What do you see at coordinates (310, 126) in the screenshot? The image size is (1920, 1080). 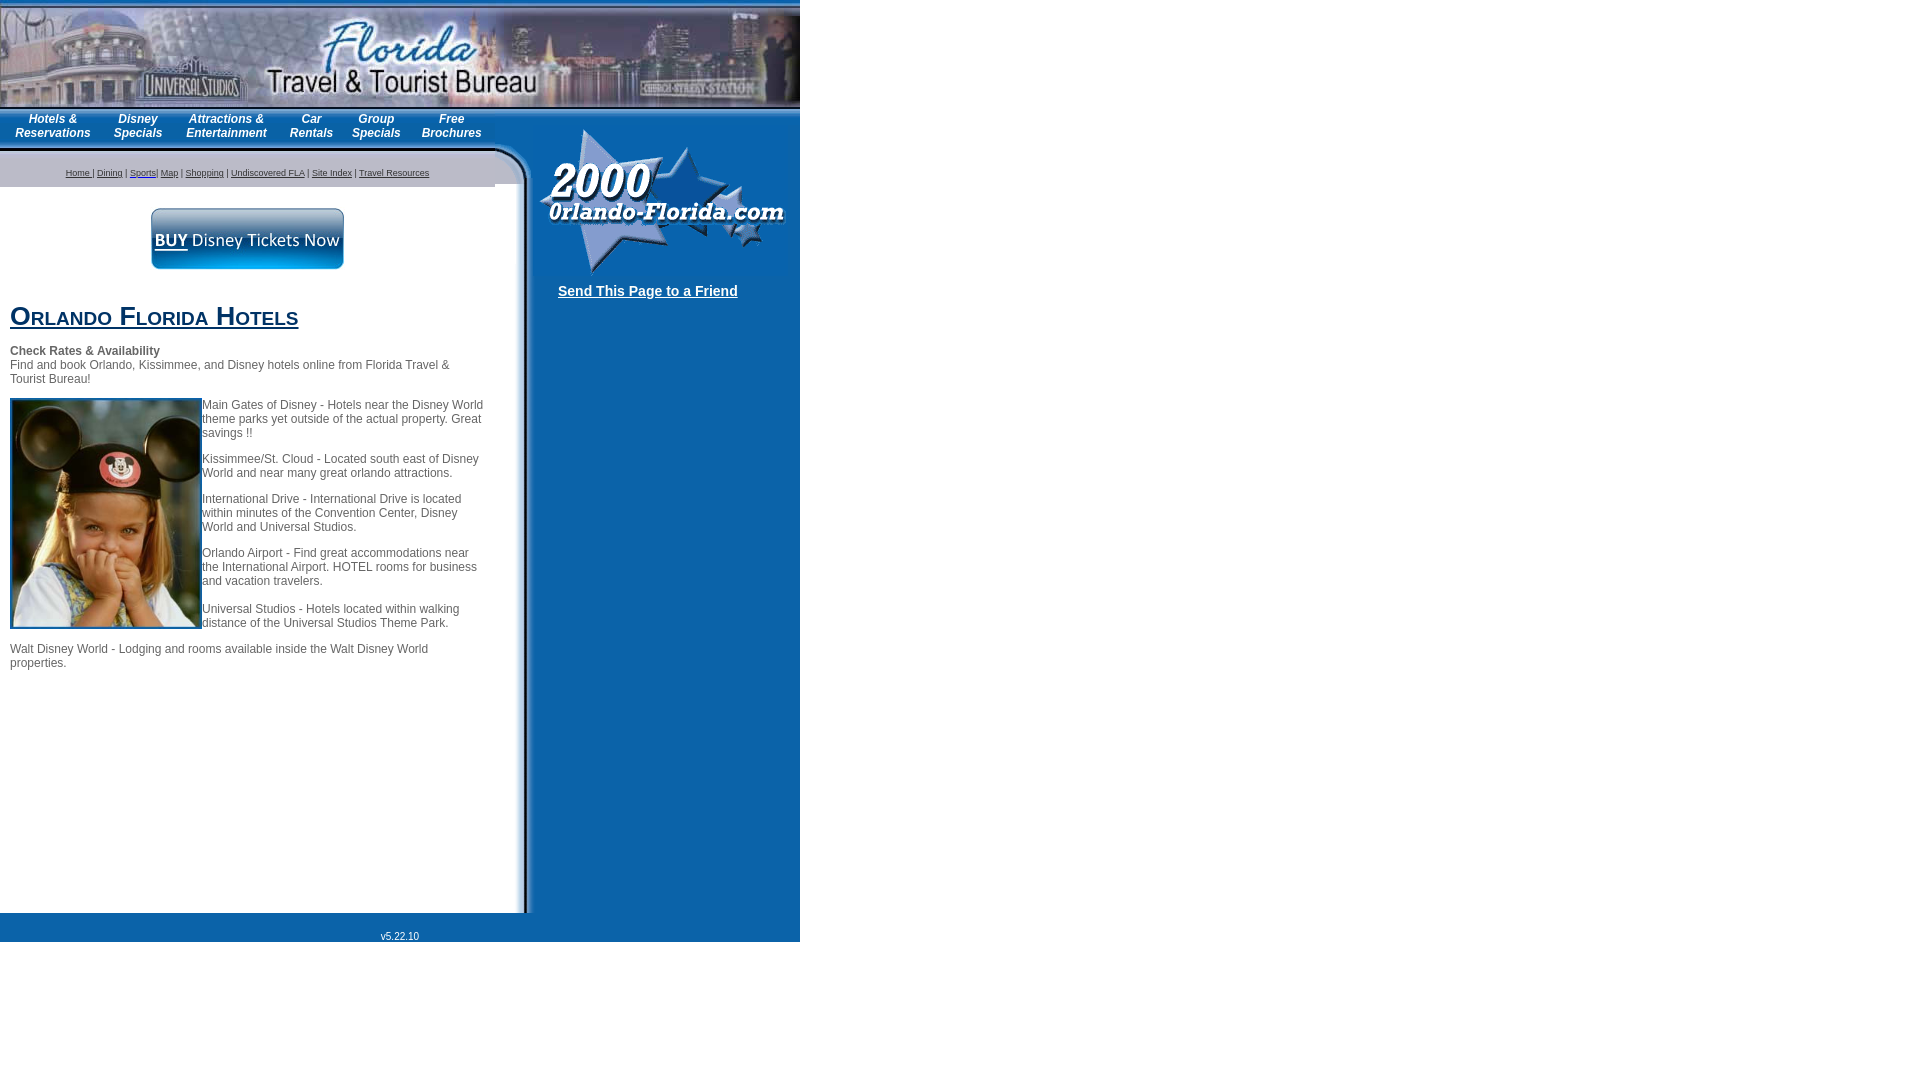 I see `'Car` at bounding box center [310, 126].